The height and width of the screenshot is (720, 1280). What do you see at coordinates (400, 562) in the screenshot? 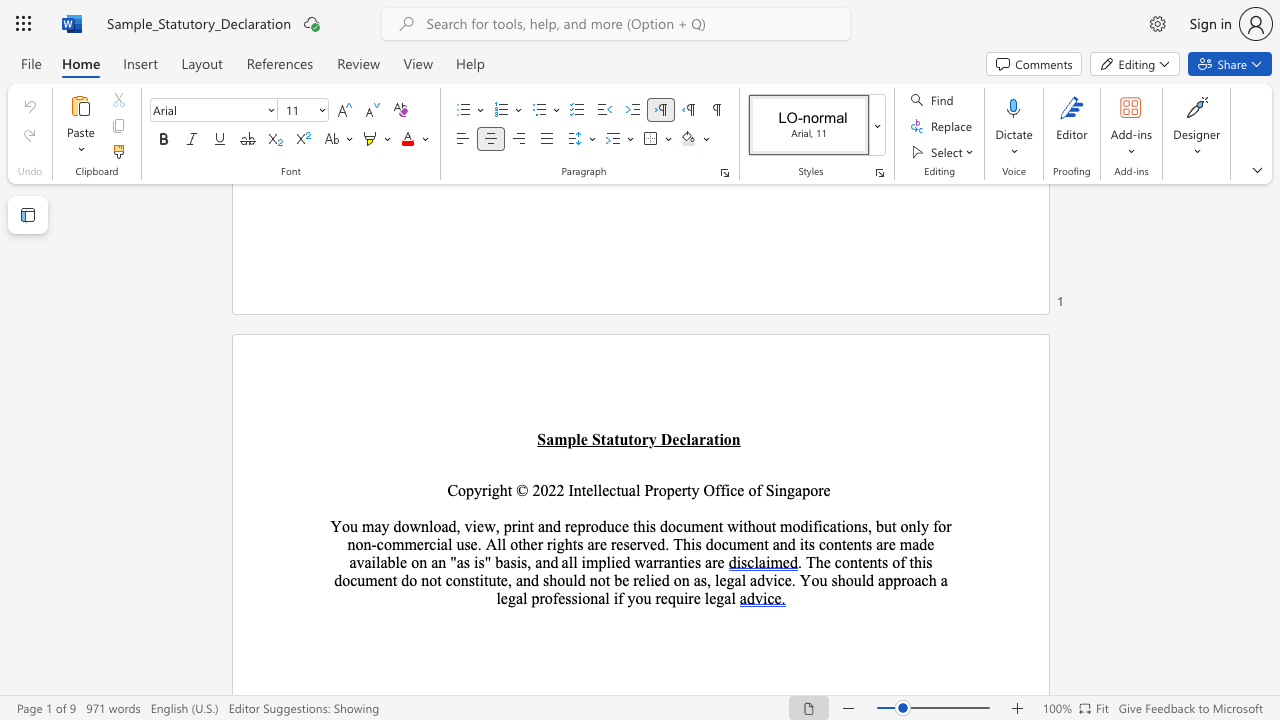
I see `the subset text "e on an" within the text "You may download, view, print and reproduce this document without modifications, but only for non-commercial use. All other rights are reserved. This document and its contents are made available on an"` at bounding box center [400, 562].